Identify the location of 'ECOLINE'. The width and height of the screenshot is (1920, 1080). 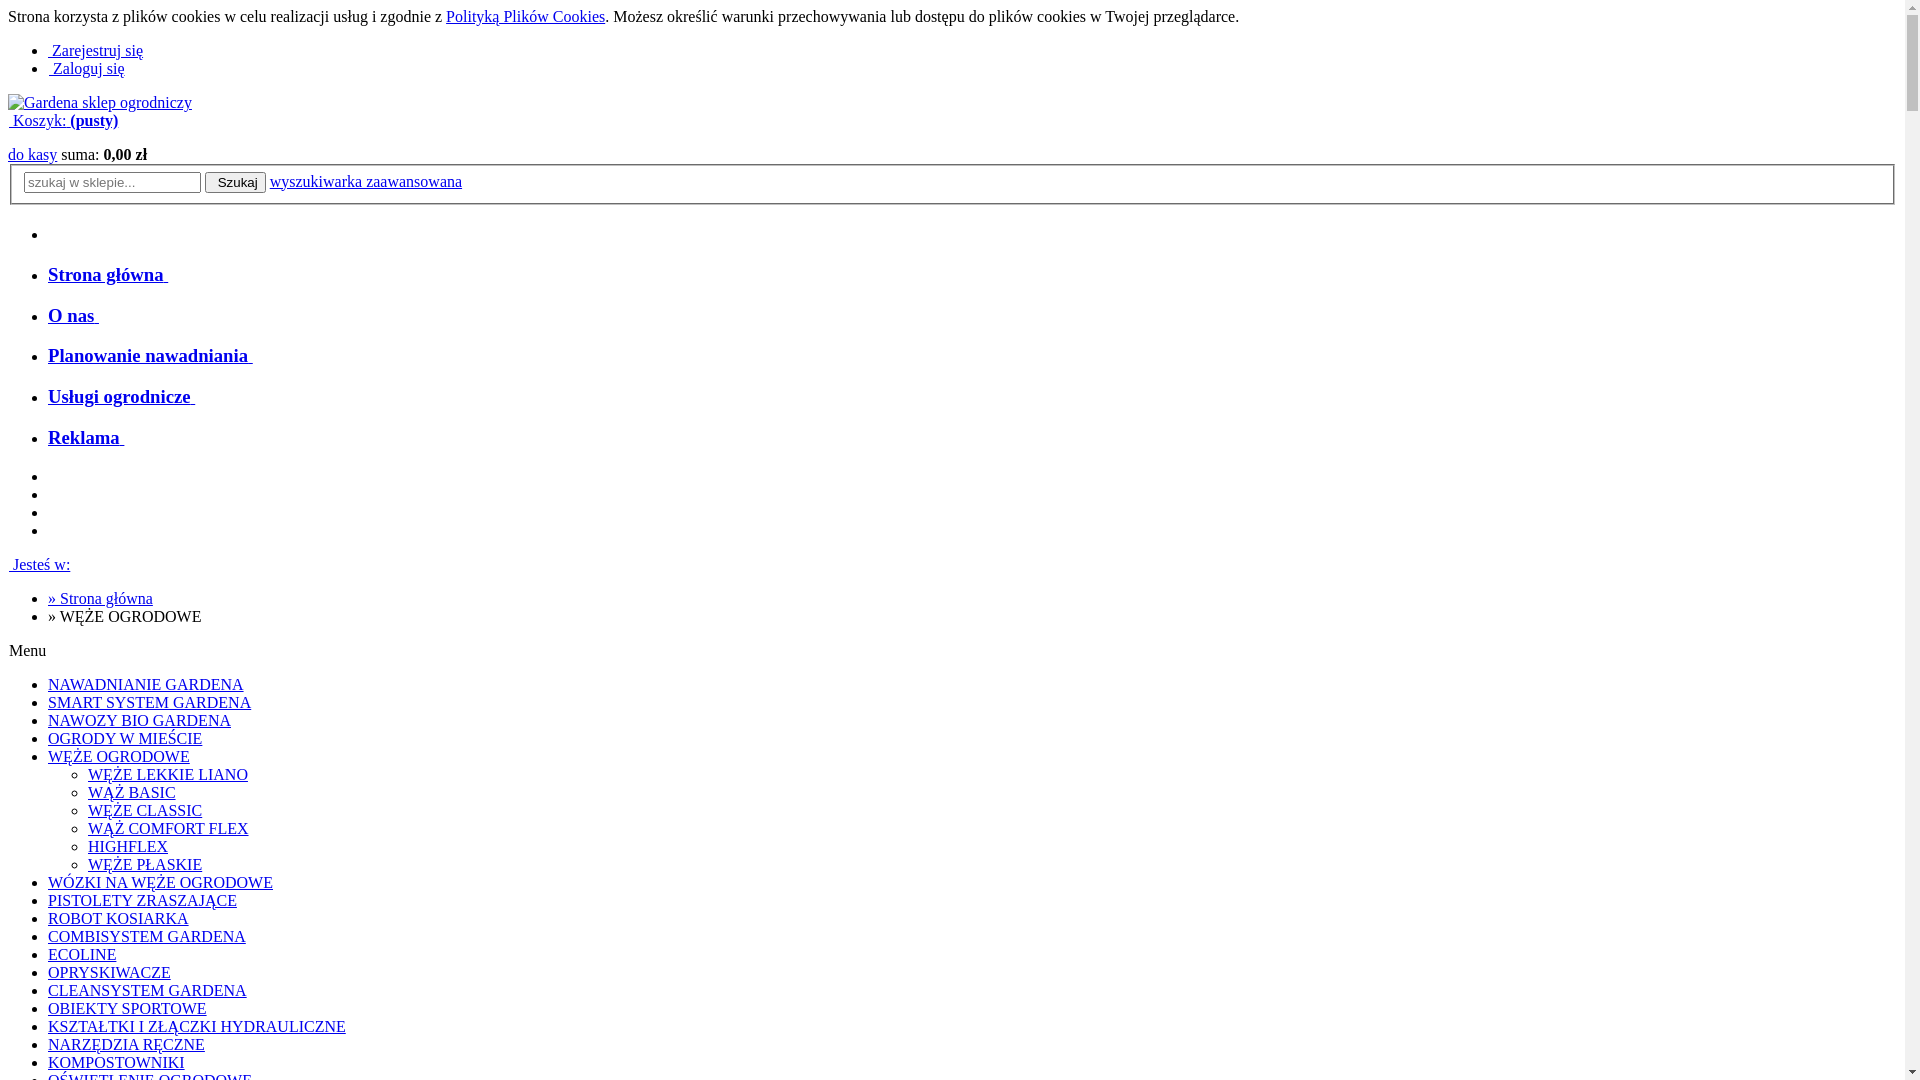
(80, 953).